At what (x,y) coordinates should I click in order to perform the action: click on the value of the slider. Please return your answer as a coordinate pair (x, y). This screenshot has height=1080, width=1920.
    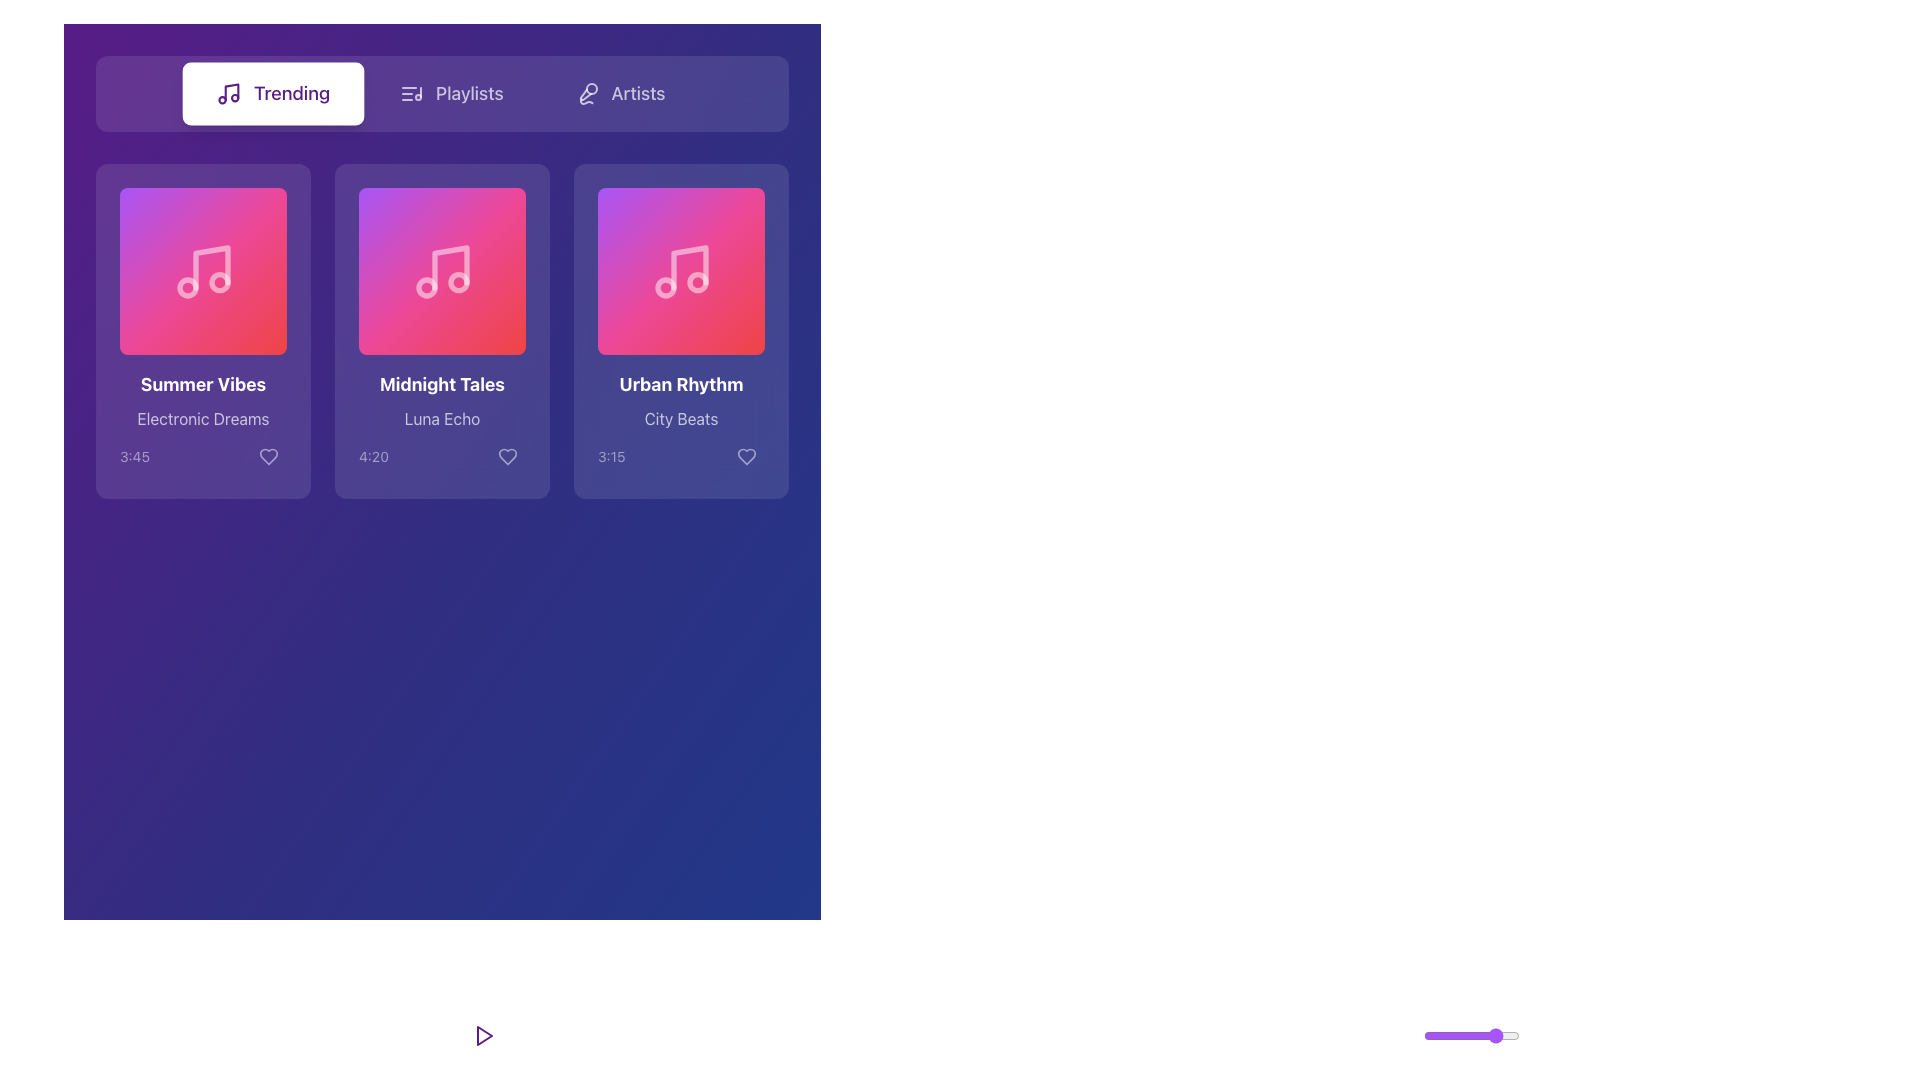
    Looking at the image, I should click on (1463, 1035).